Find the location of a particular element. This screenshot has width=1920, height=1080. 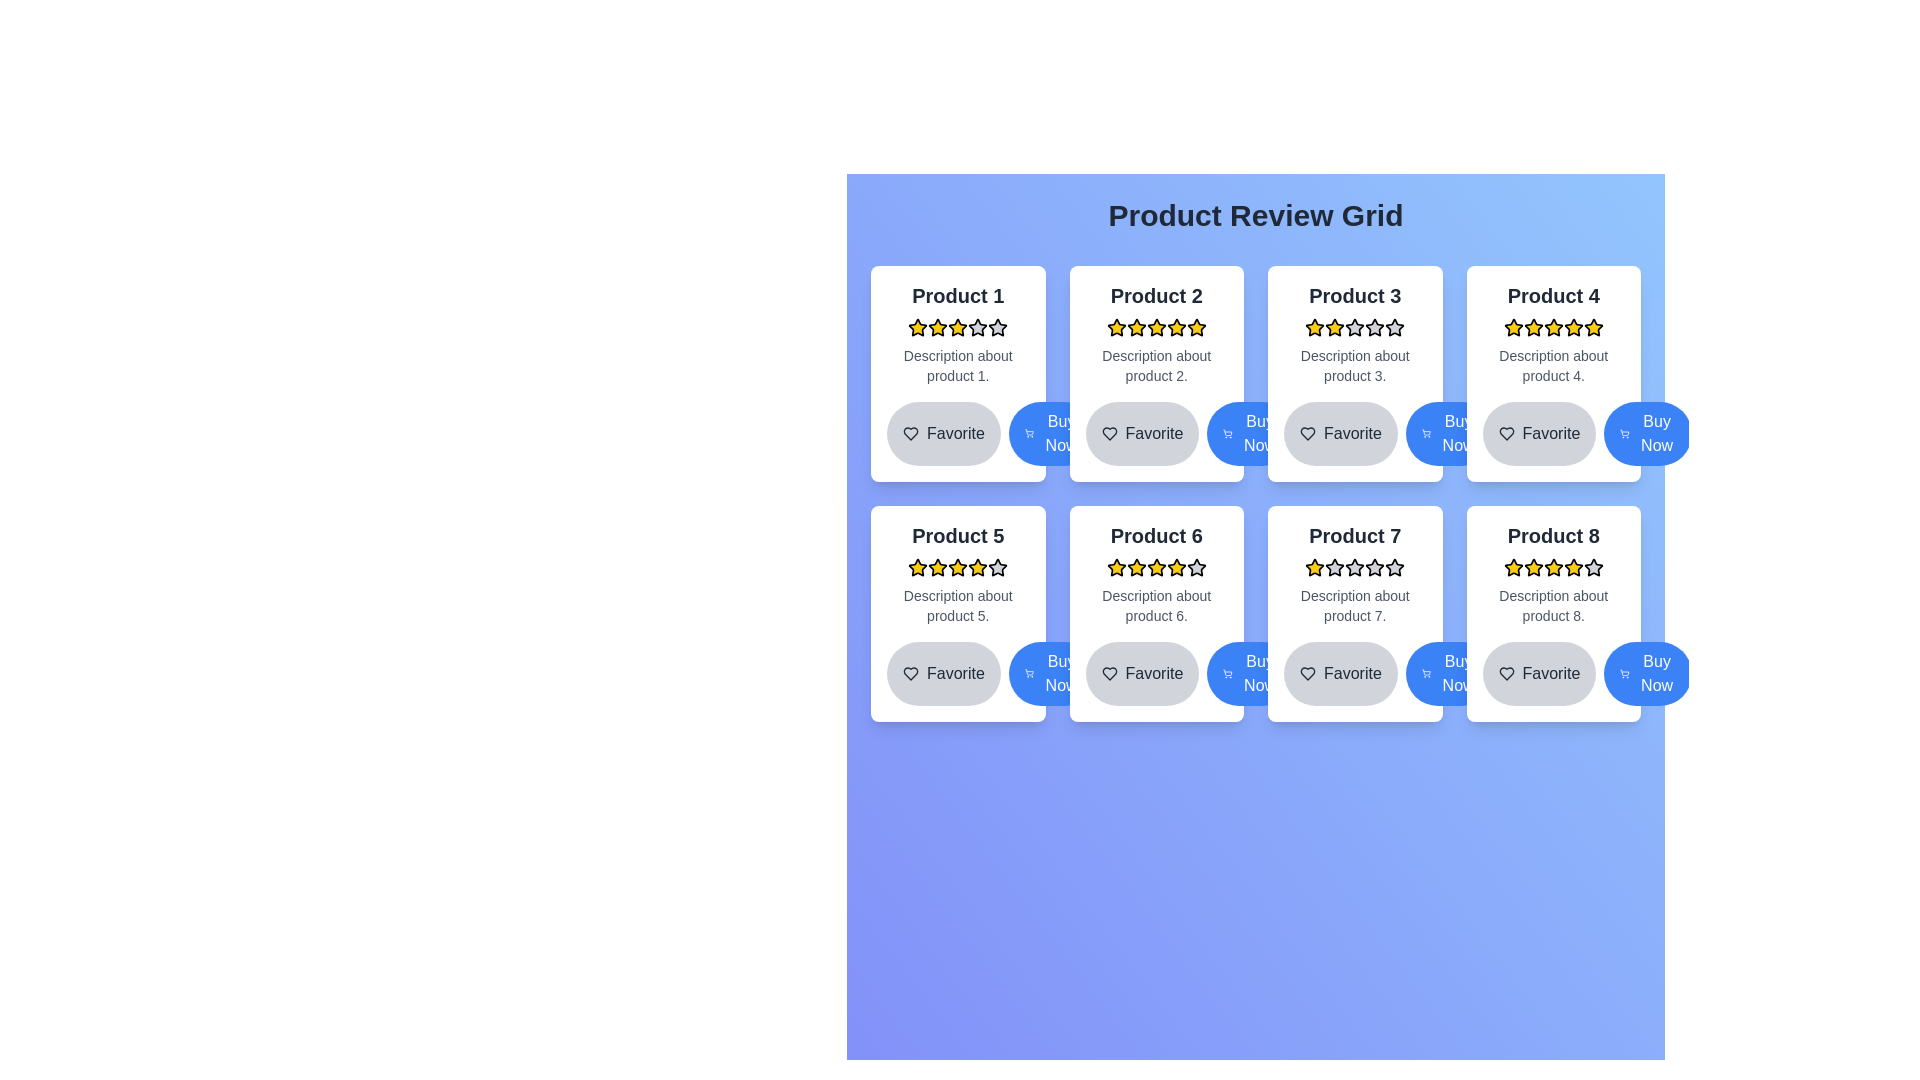

the second star icon in the rating system for 'Product 7' is located at coordinates (1373, 567).